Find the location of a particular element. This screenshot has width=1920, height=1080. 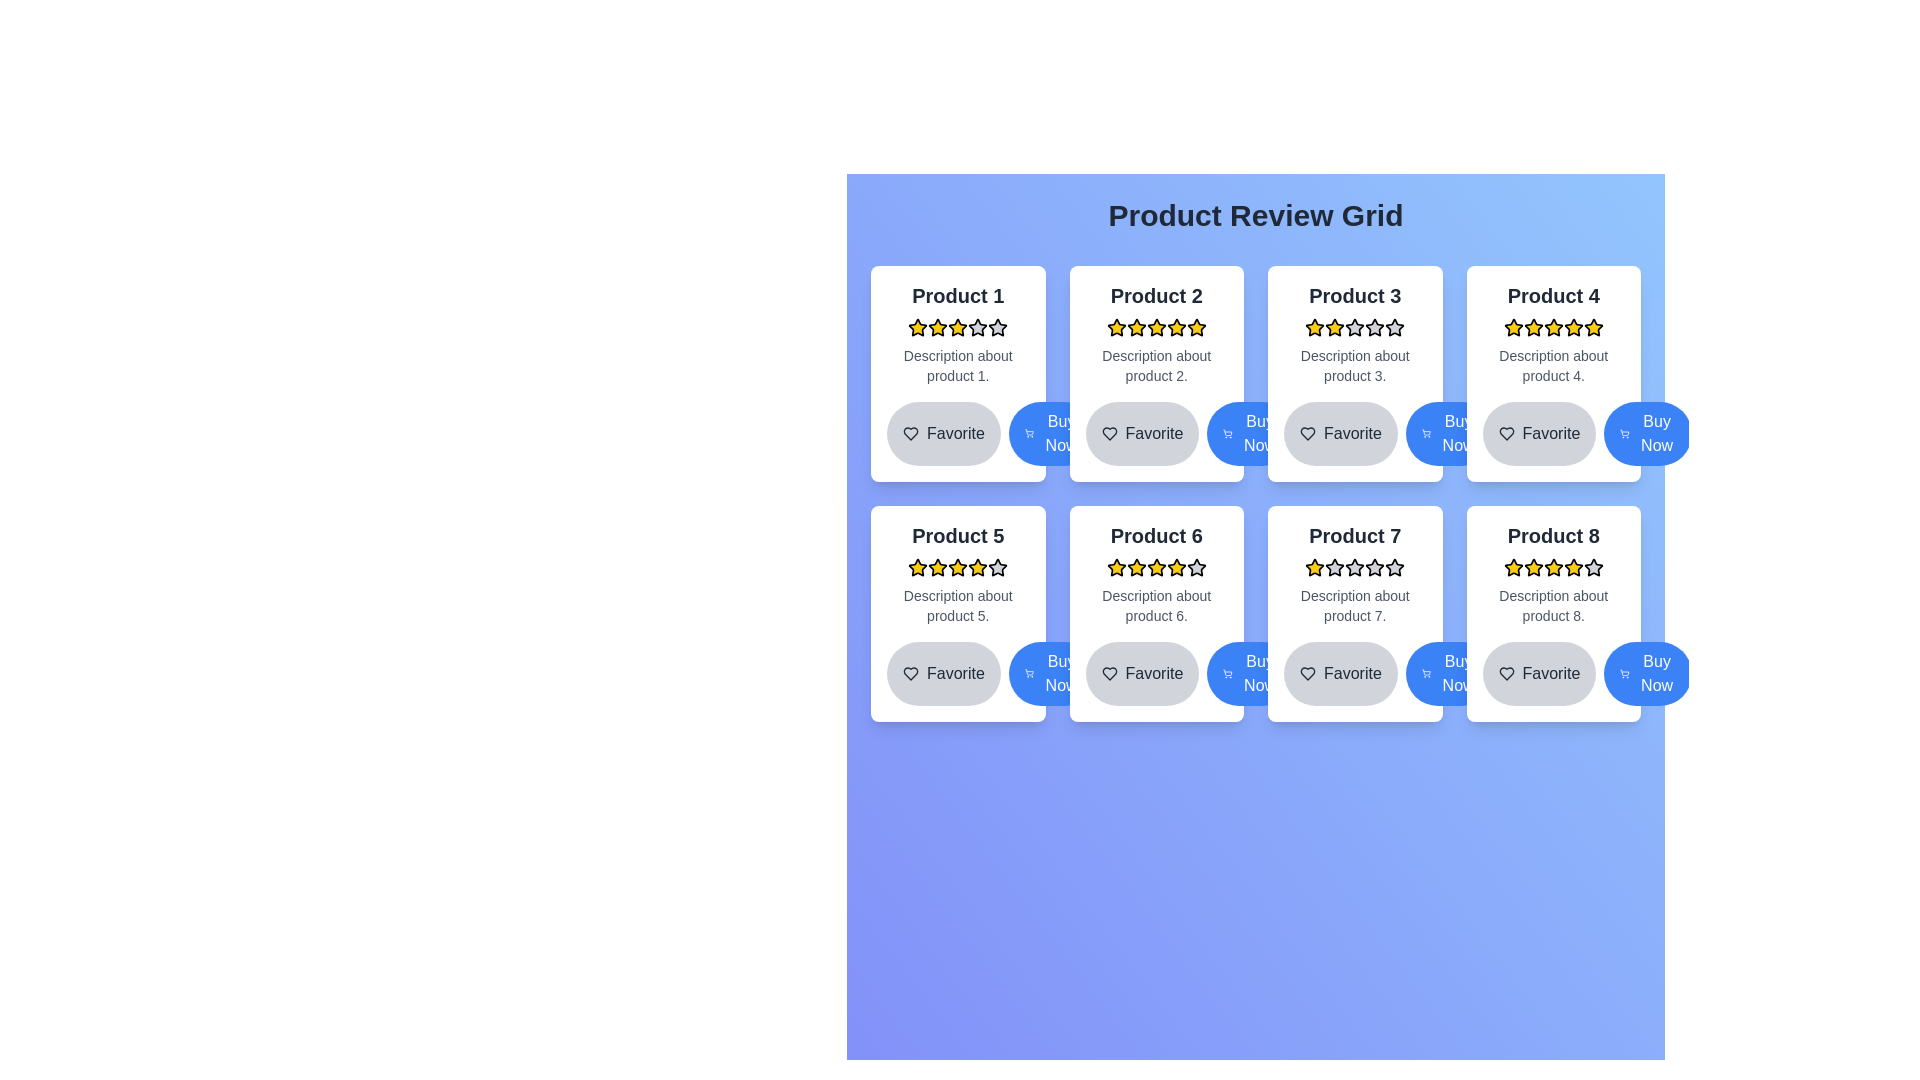

the second star icon in the rating system for 'Product 7' is located at coordinates (1373, 567).